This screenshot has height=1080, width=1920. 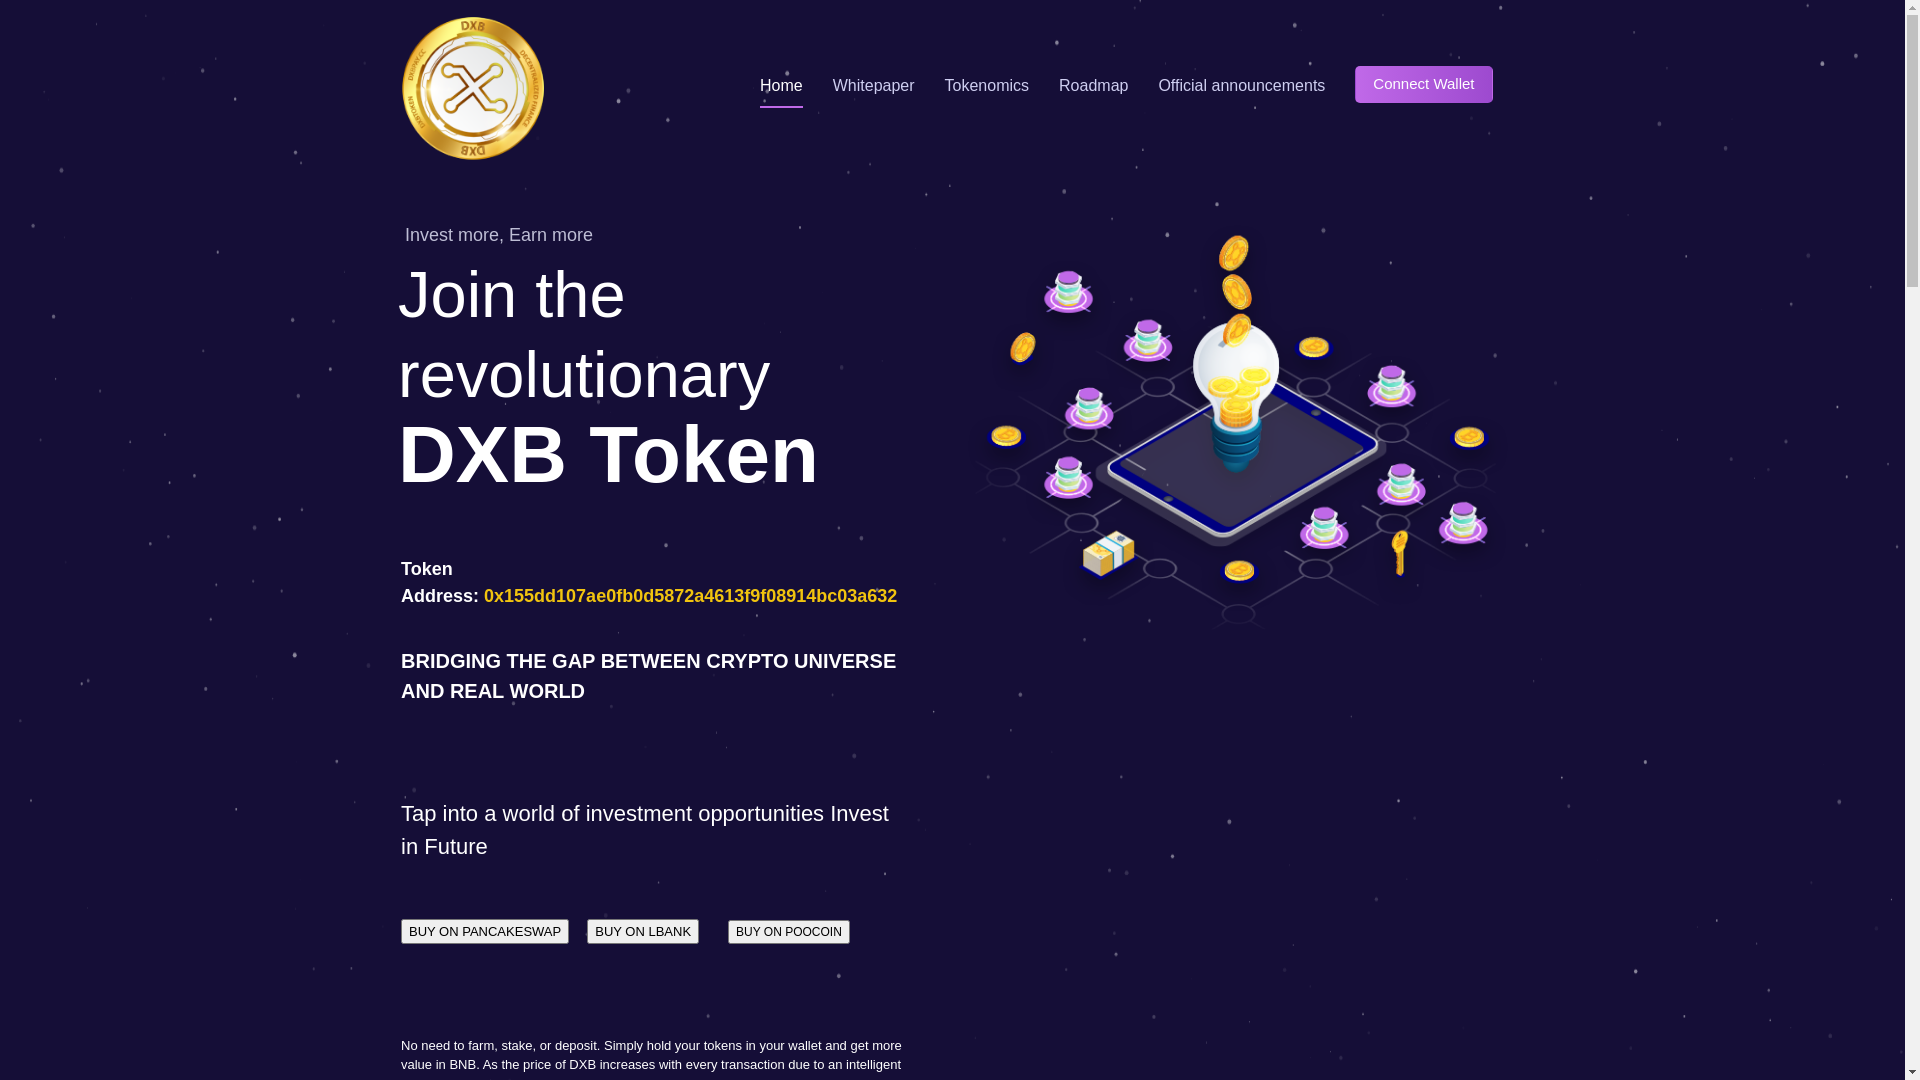 What do you see at coordinates (1354, 83) in the screenshot?
I see `'Connect Wallet'` at bounding box center [1354, 83].